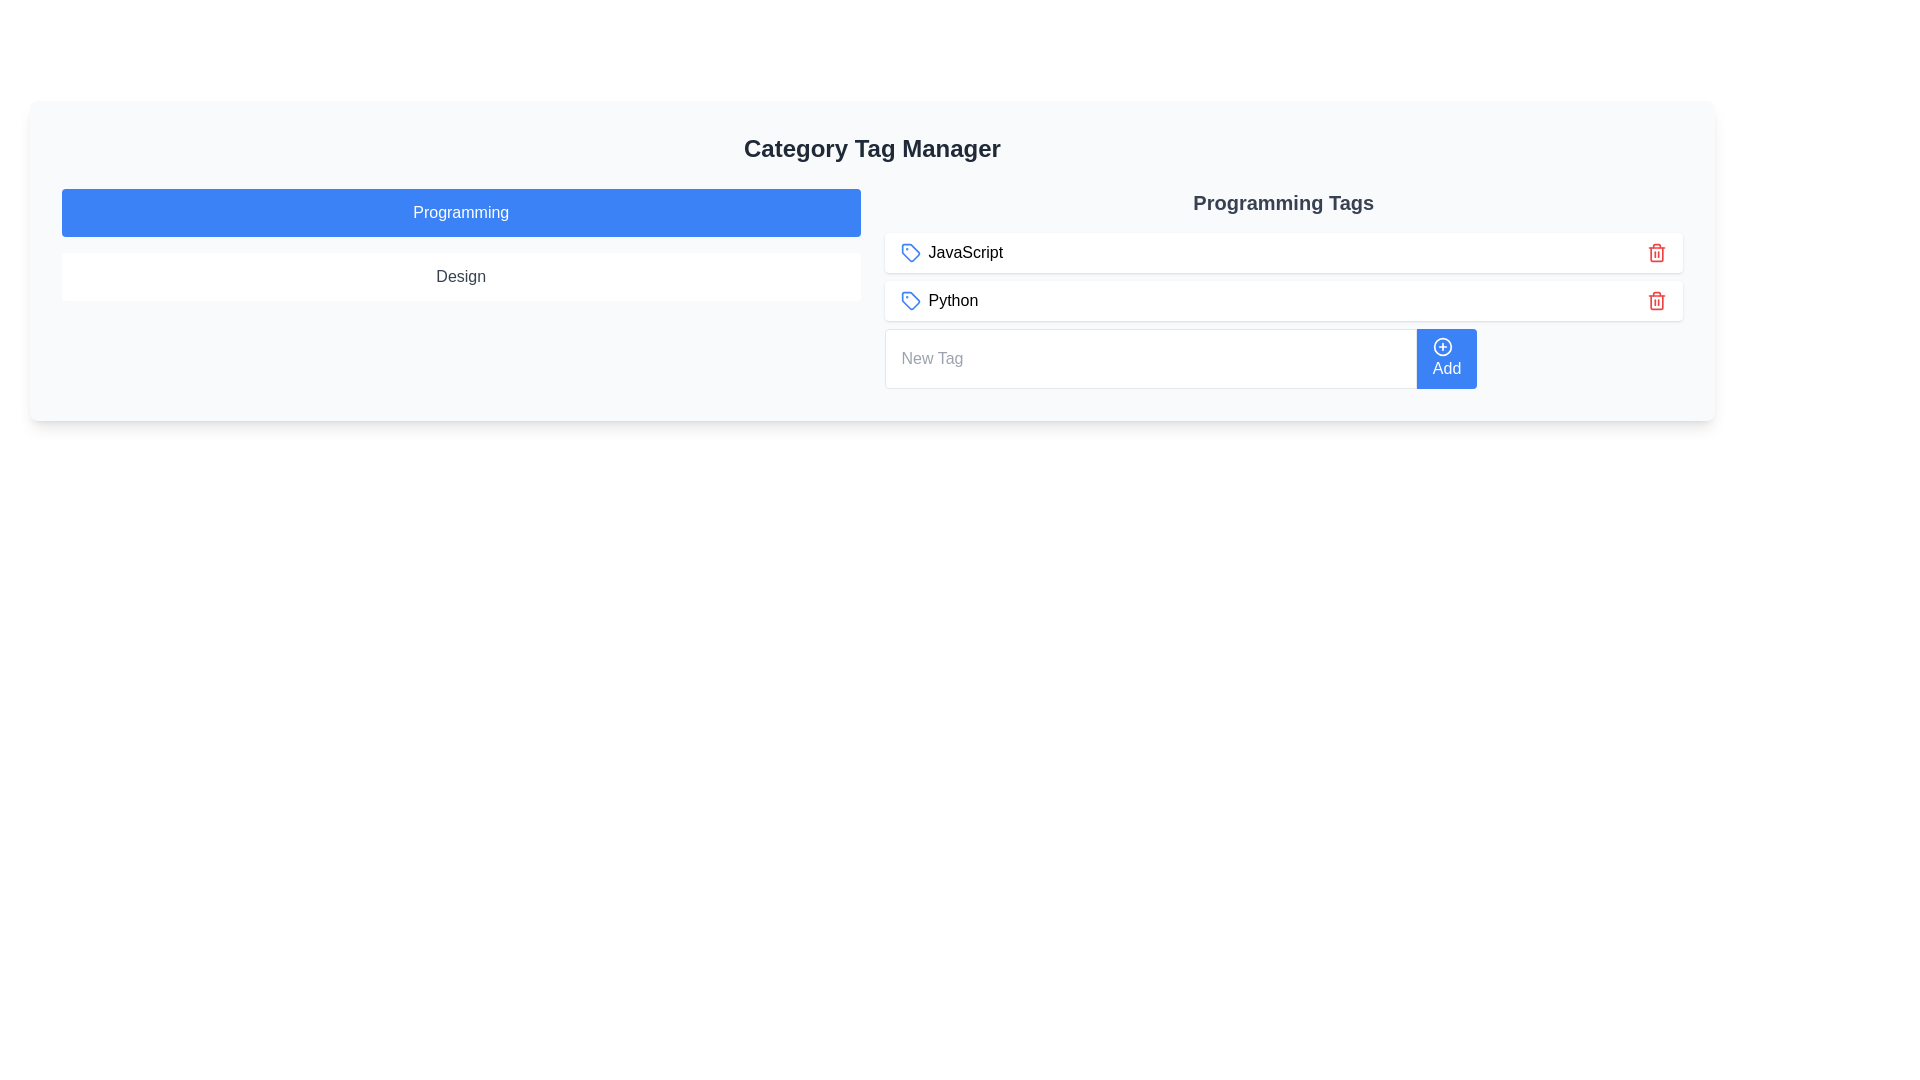  Describe the element at coordinates (1656, 253) in the screenshot. I see `the body of the trash can icon associated with the 'Python' tag in the 'Programming Tags' section` at that location.